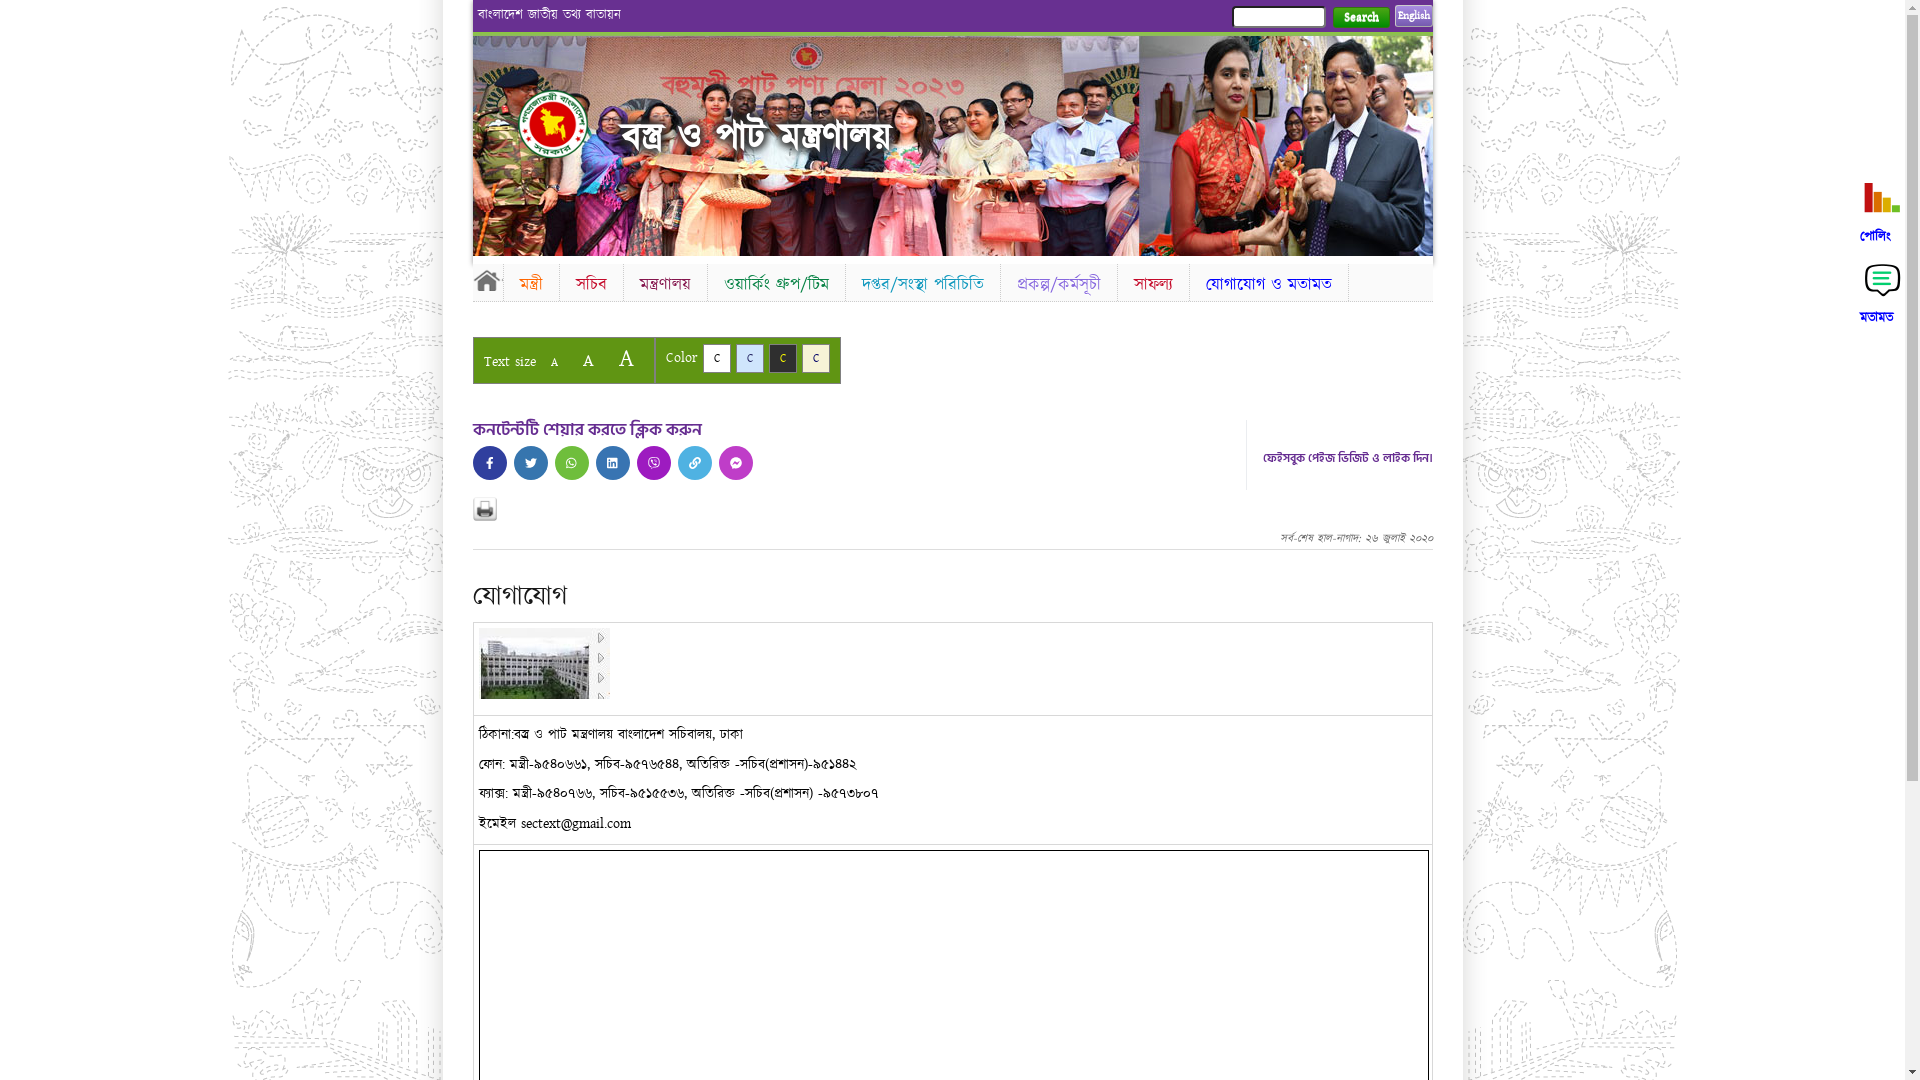 The width and height of the screenshot is (1920, 1080). I want to click on 'C', so click(767, 357).